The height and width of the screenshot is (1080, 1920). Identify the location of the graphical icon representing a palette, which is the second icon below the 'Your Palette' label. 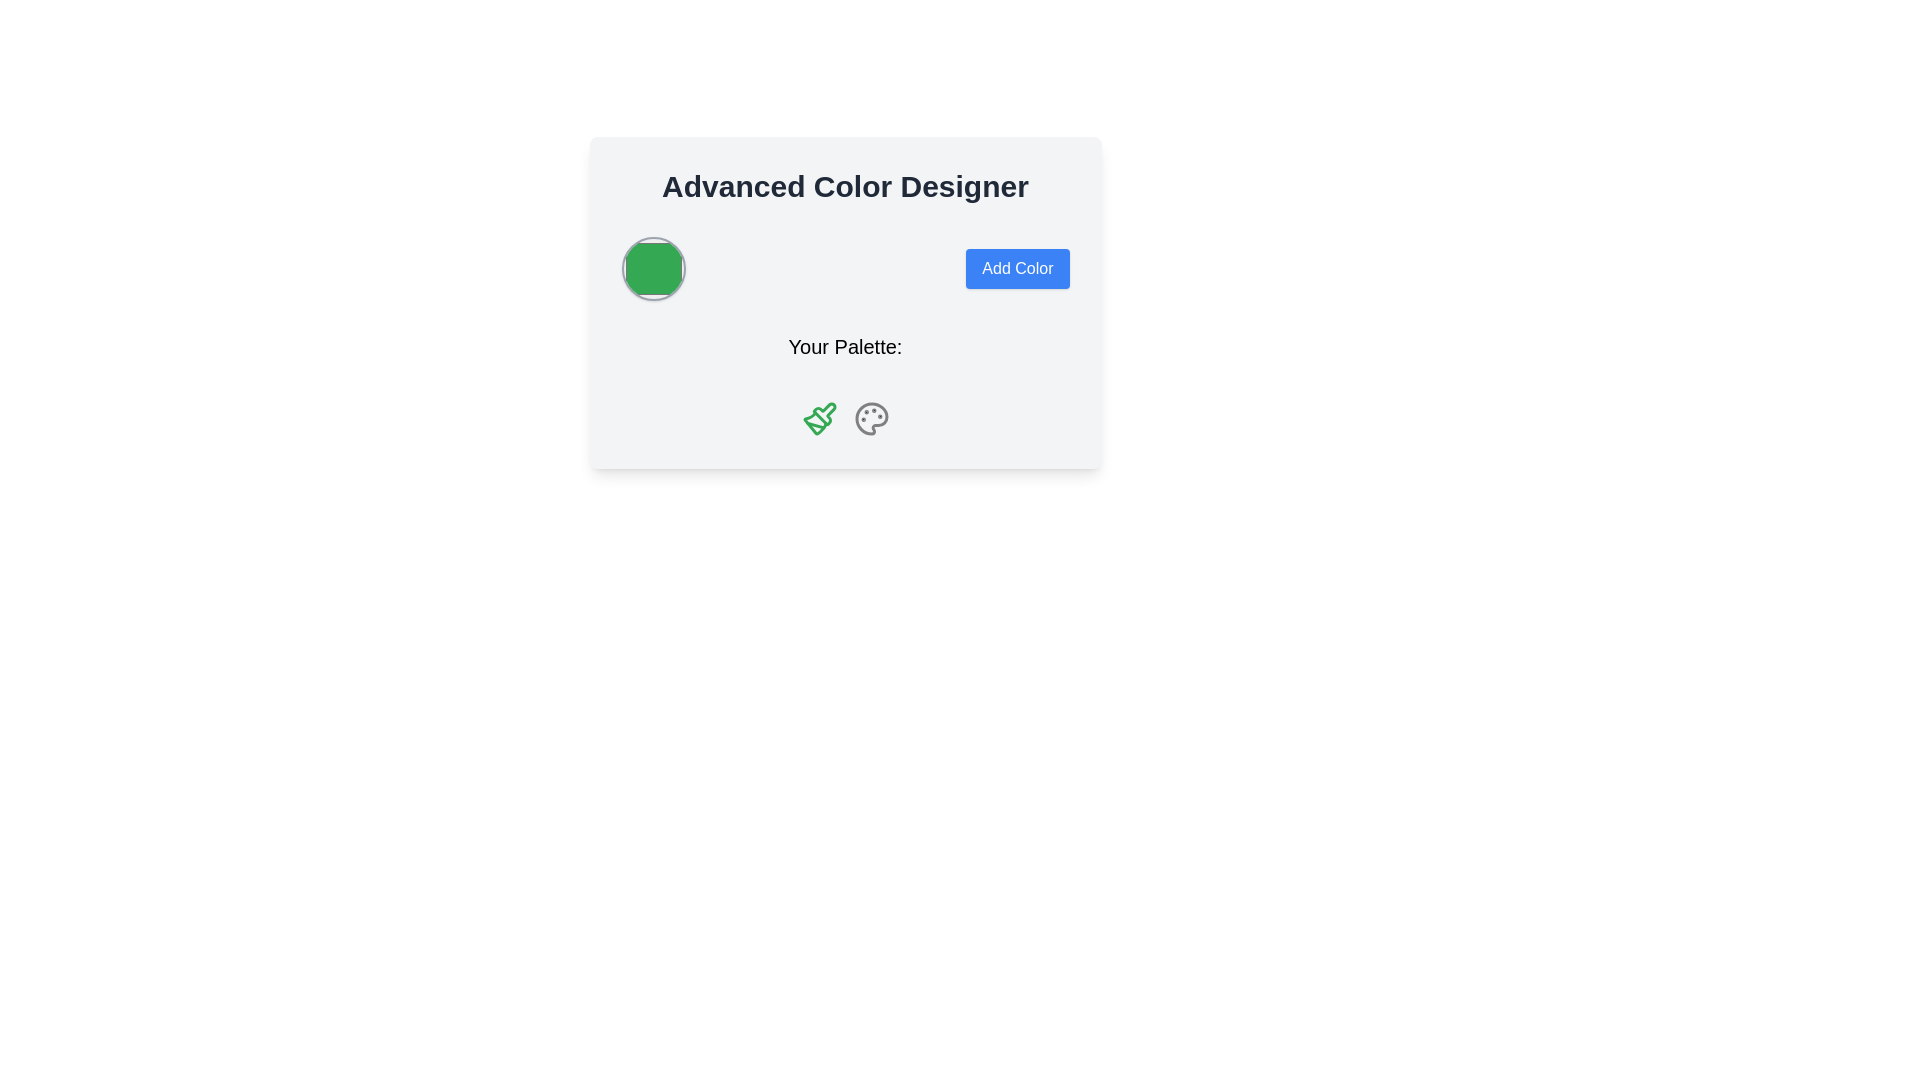
(871, 418).